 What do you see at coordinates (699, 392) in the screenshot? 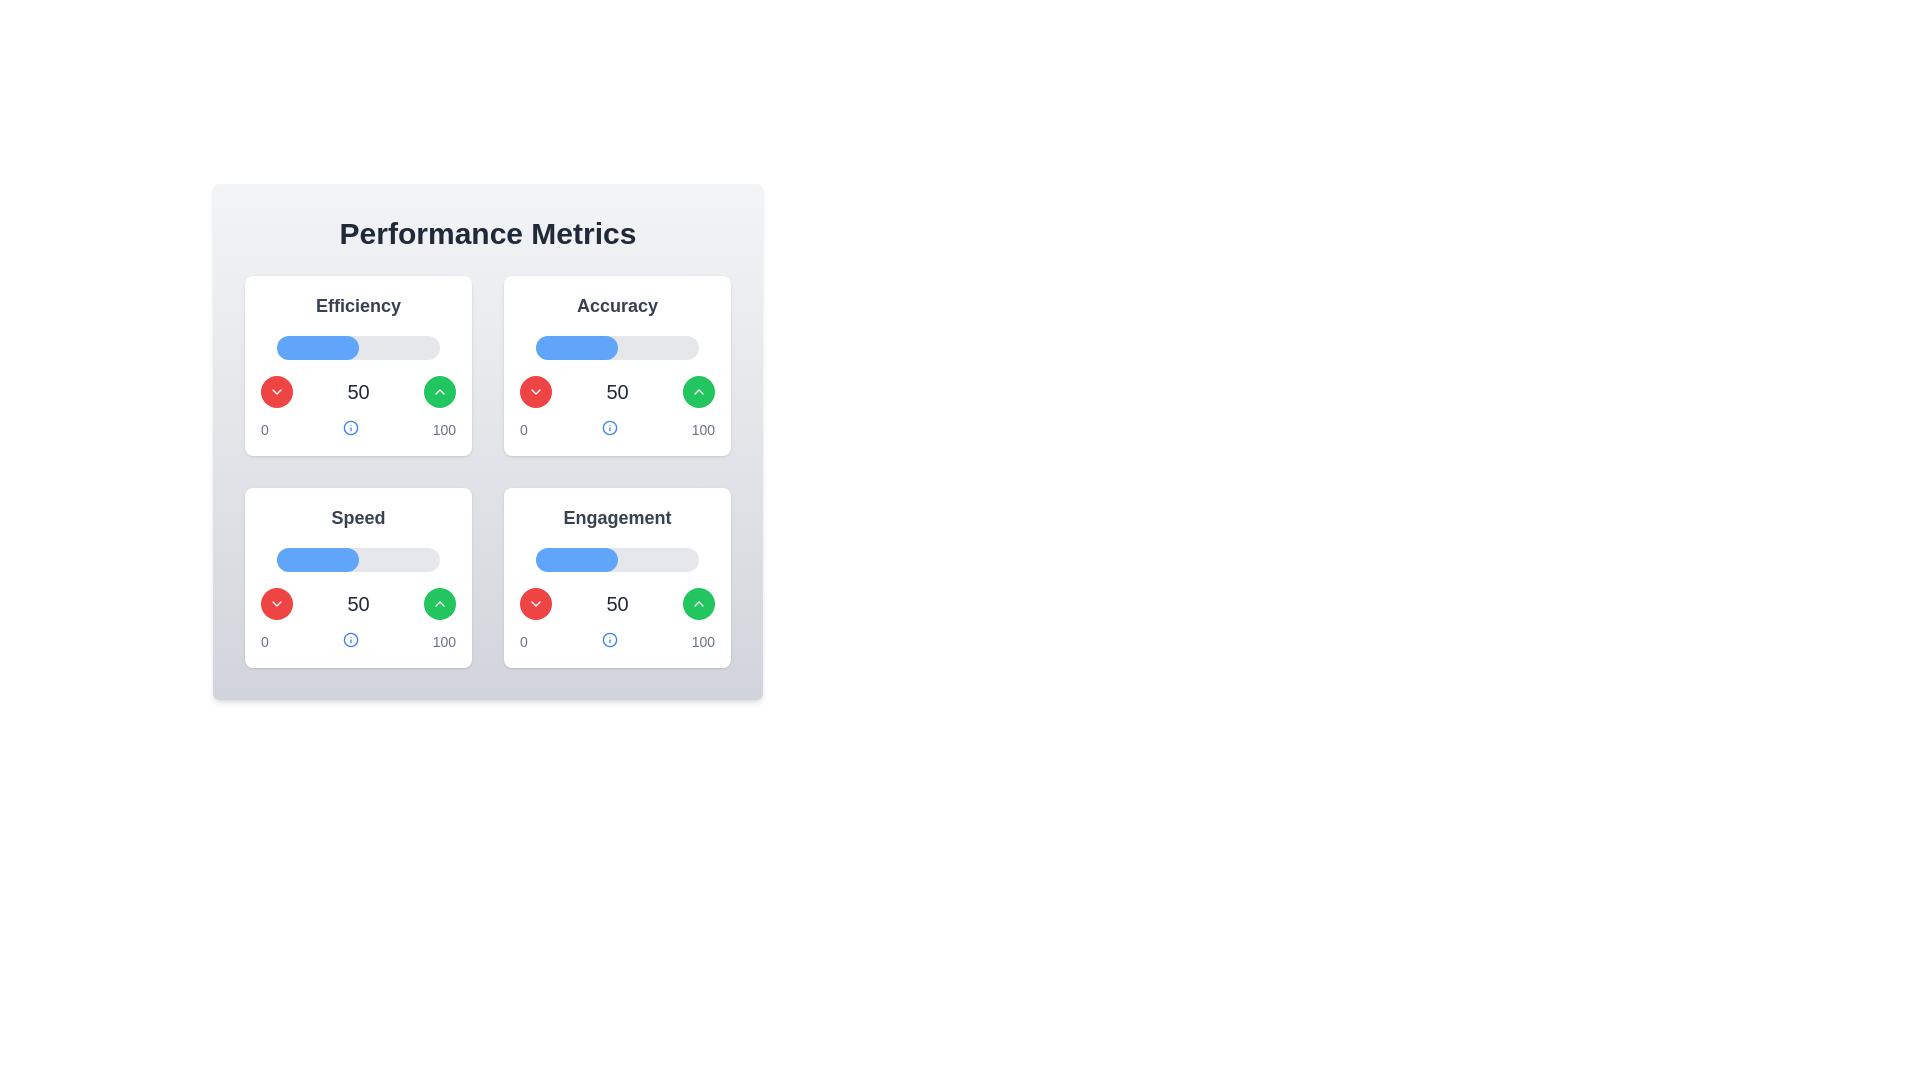
I see `the upward-pointing chevron icon located inside the circular green button at the bottom-right corner of the 'Accuracy' metric card in the 'Performance Metrics' grid` at bounding box center [699, 392].